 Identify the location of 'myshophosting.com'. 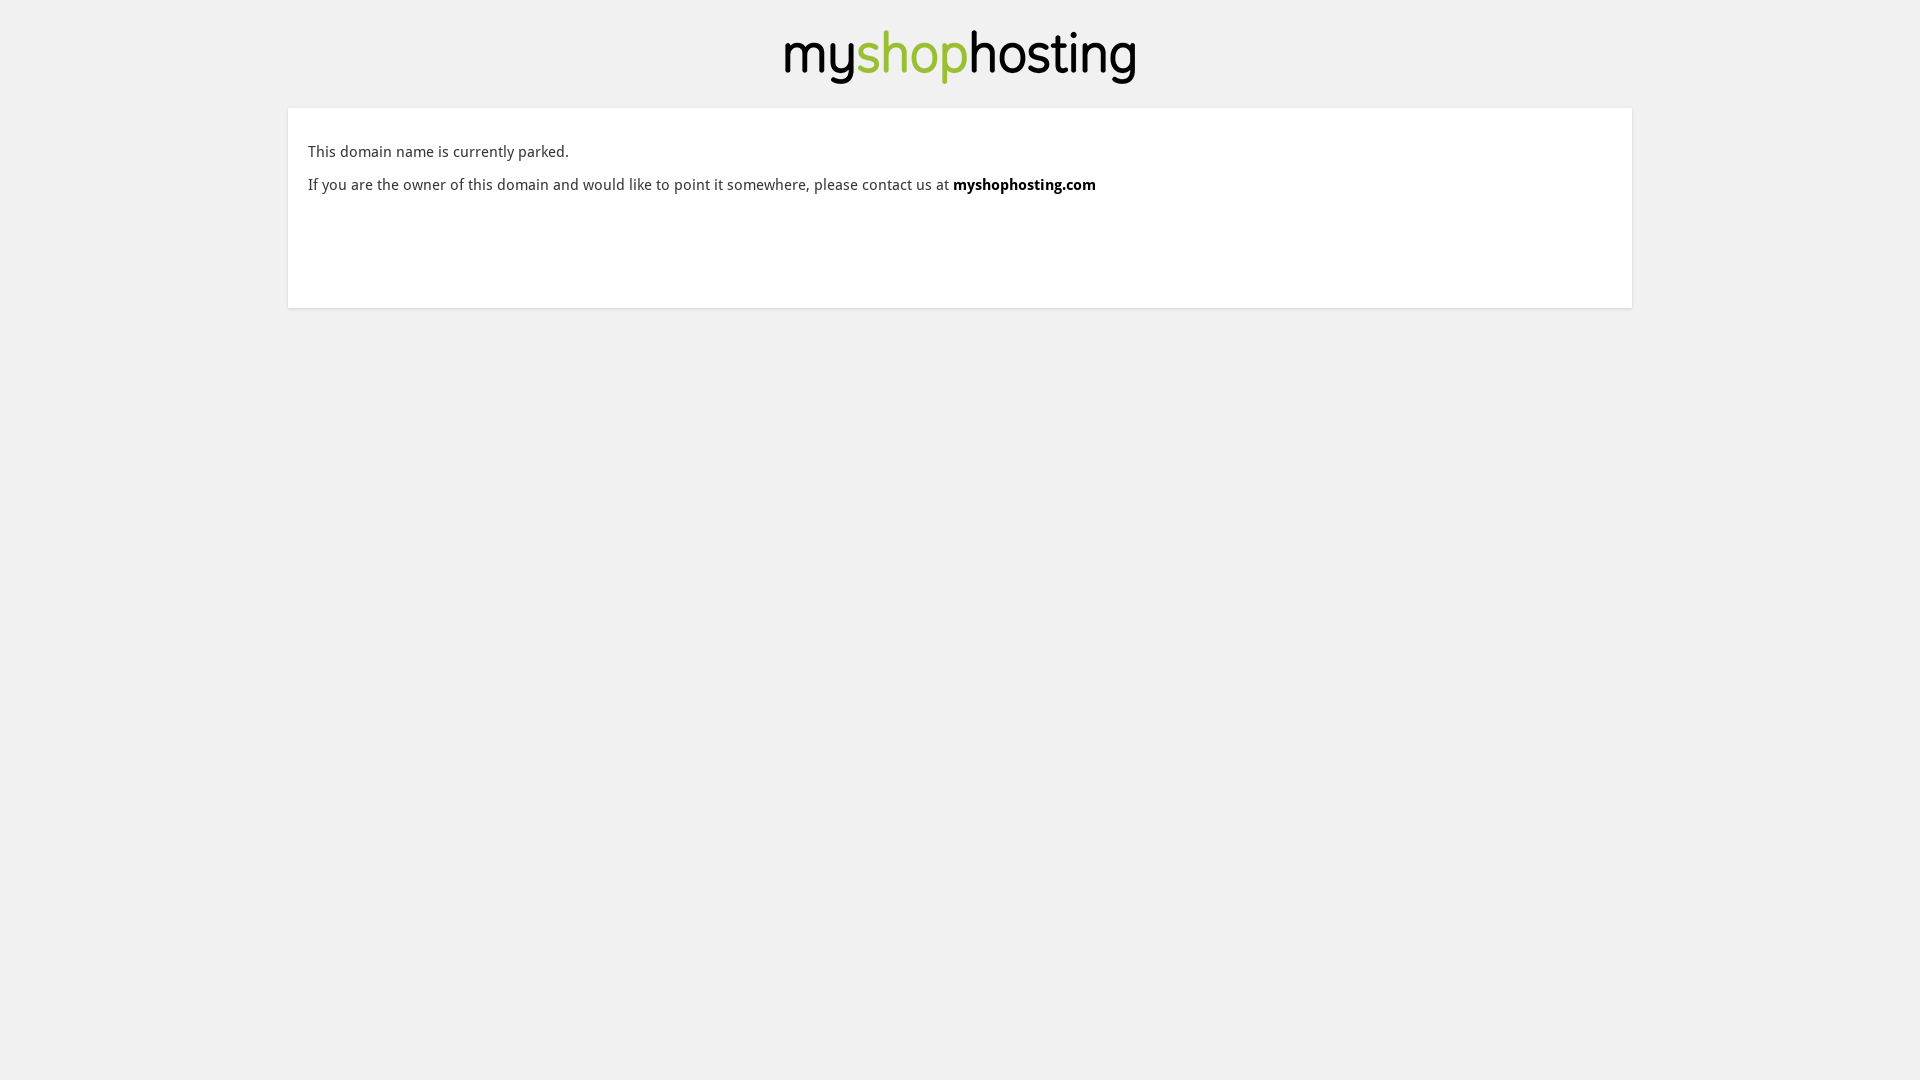
(1024, 185).